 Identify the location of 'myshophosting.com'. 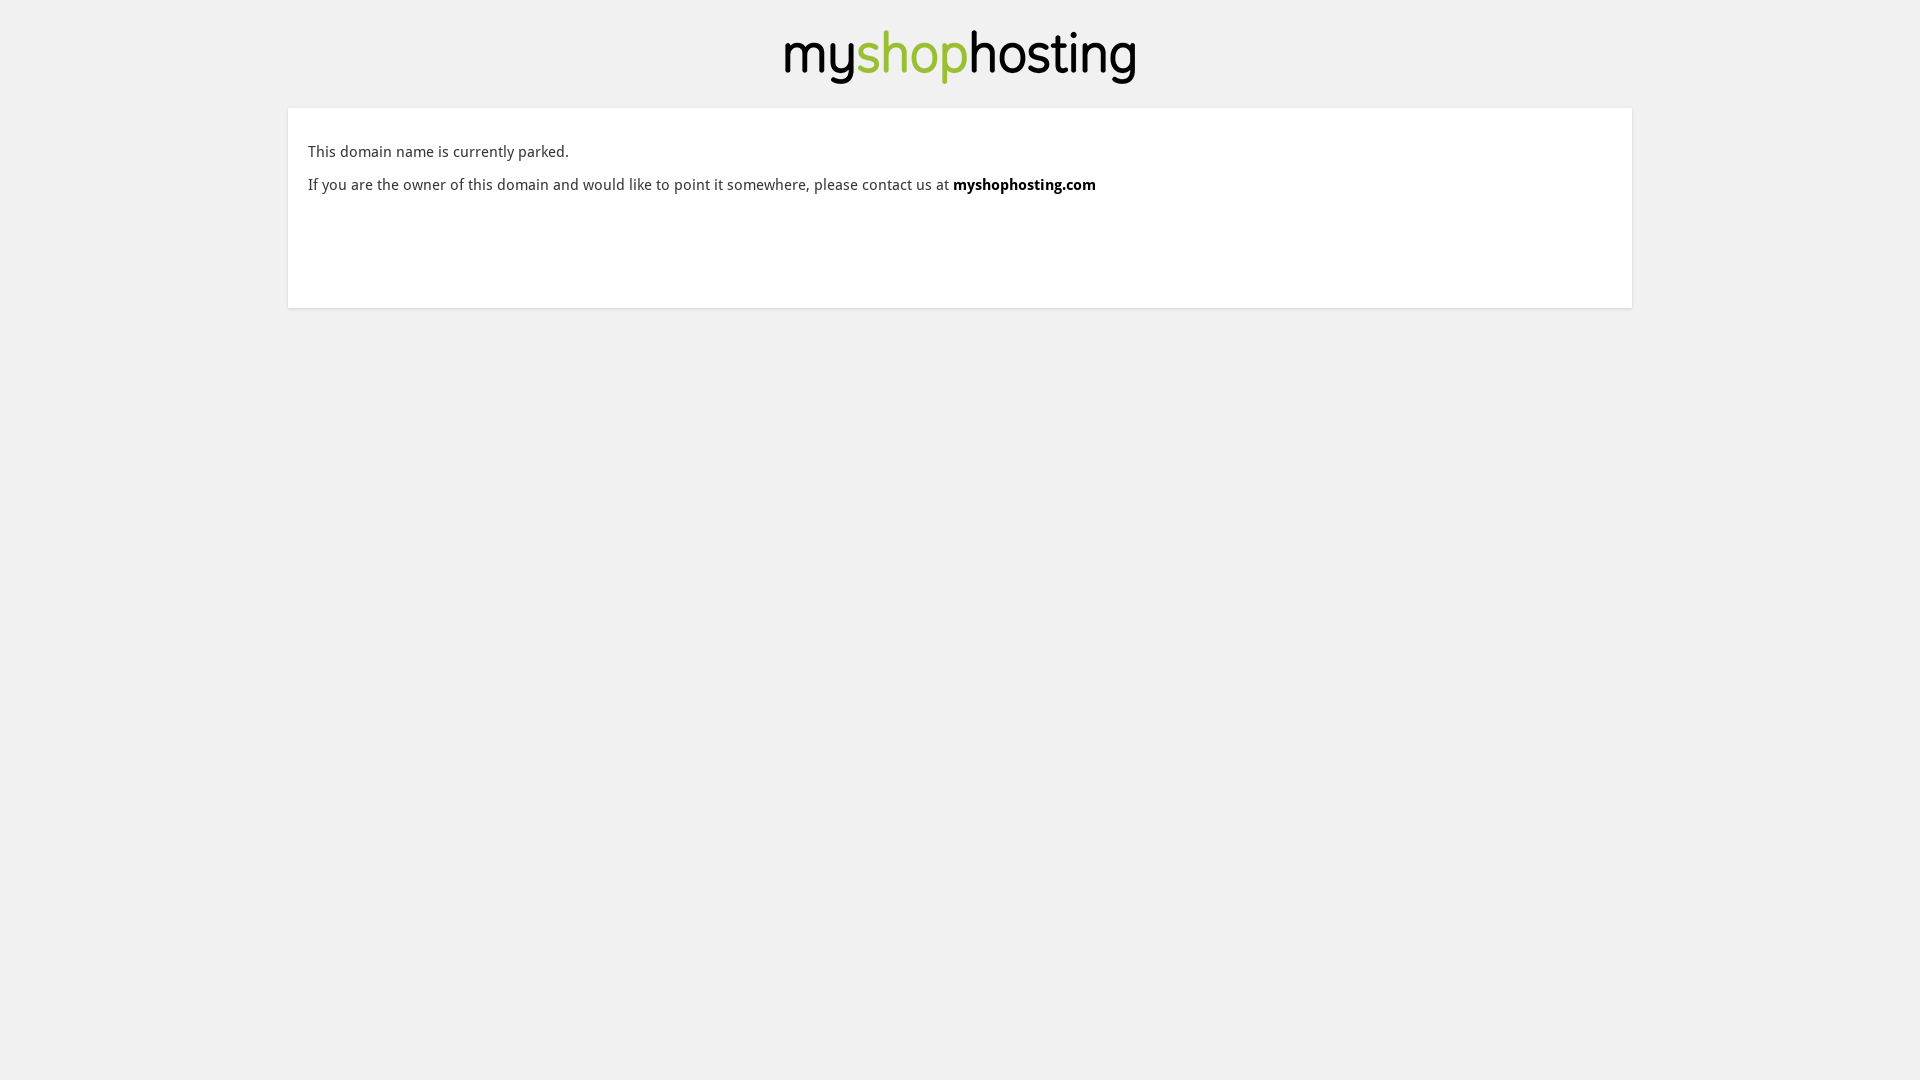
(1024, 185).